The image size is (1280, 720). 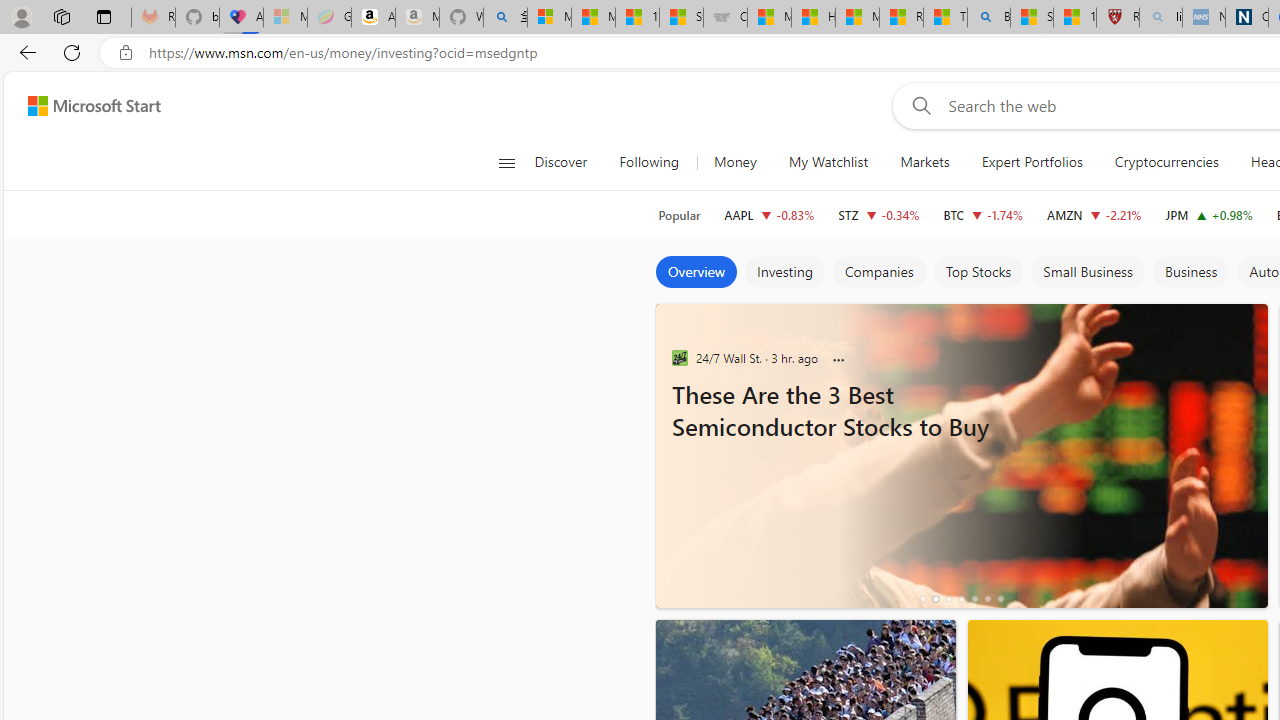 I want to click on 'Markets', so click(x=923, y=162).